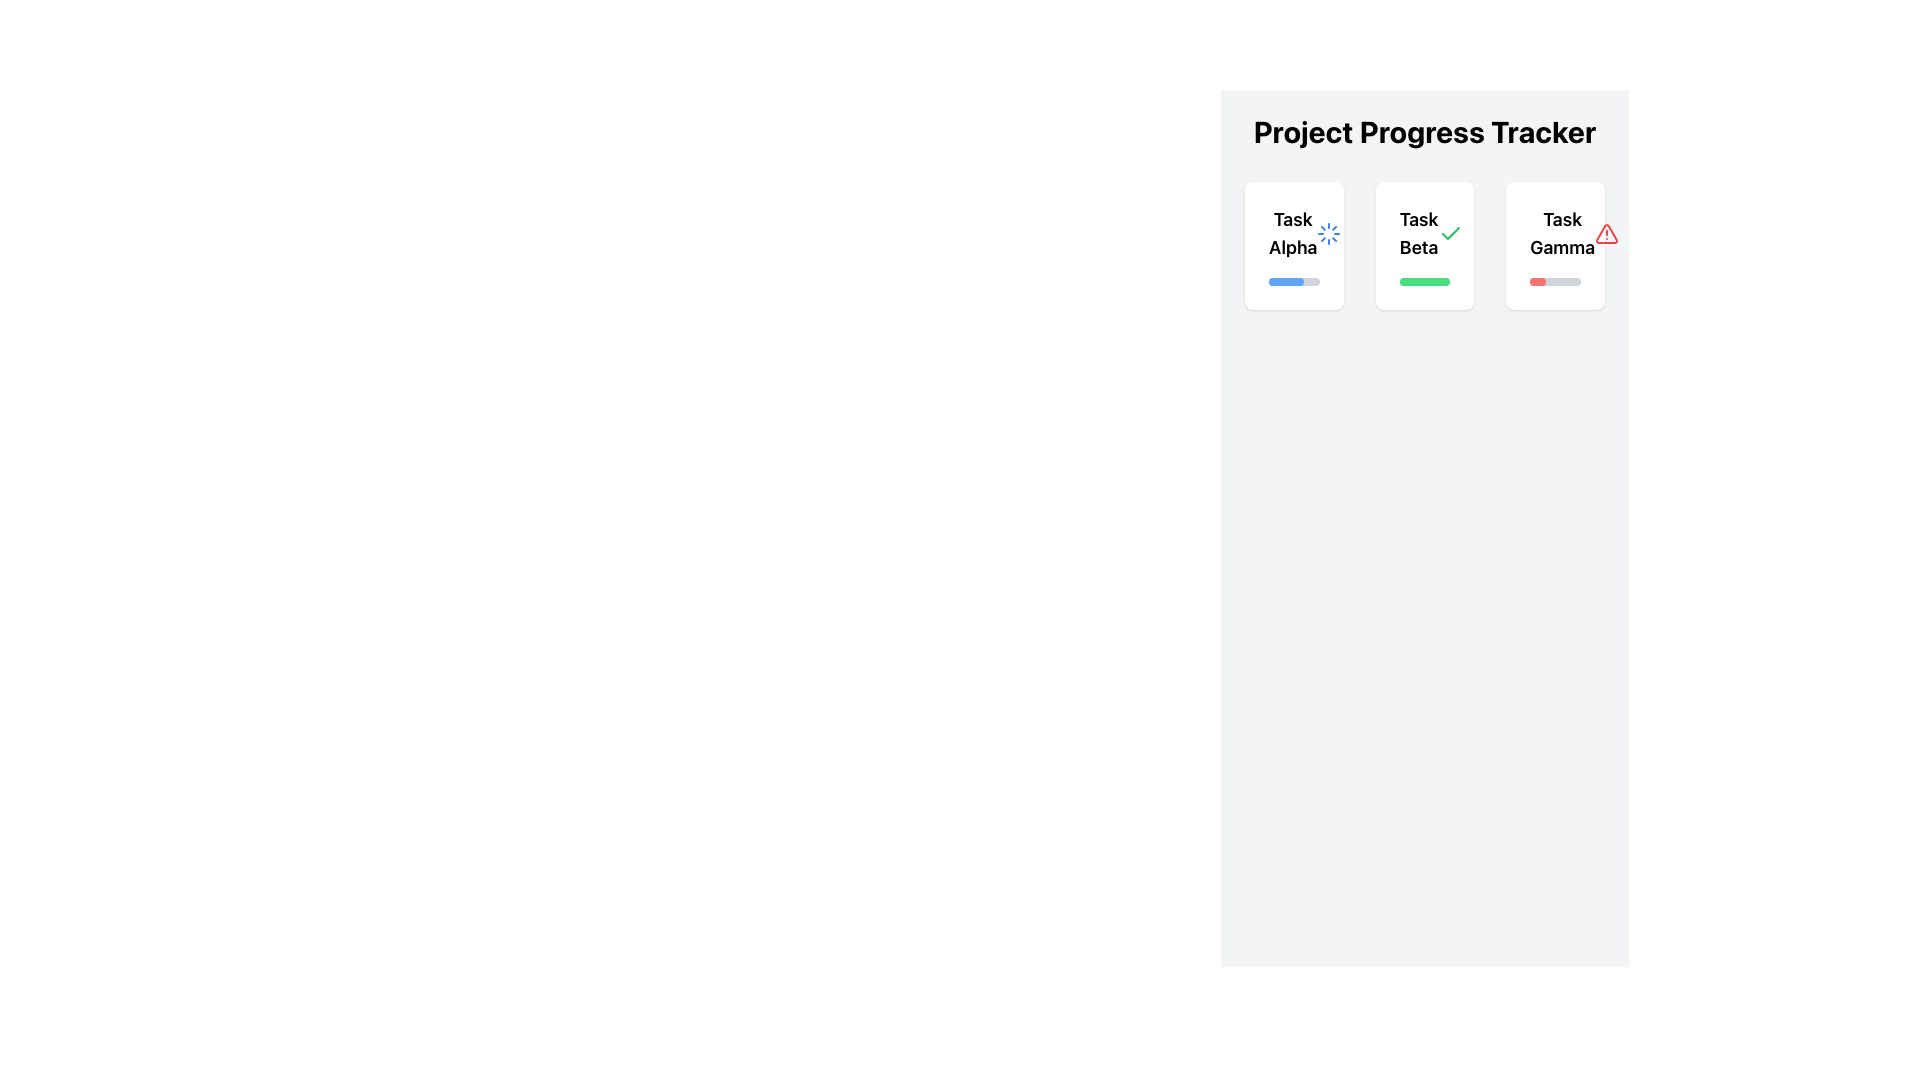 Image resolution: width=1920 pixels, height=1080 pixels. What do you see at coordinates (1450, 232) in the screenshot?
I see `the check mark icon indicating successful completion of the associated task within the 'Task Beta' card in the 'Project Progress Tracker'` at bounding box center [1450, 232].